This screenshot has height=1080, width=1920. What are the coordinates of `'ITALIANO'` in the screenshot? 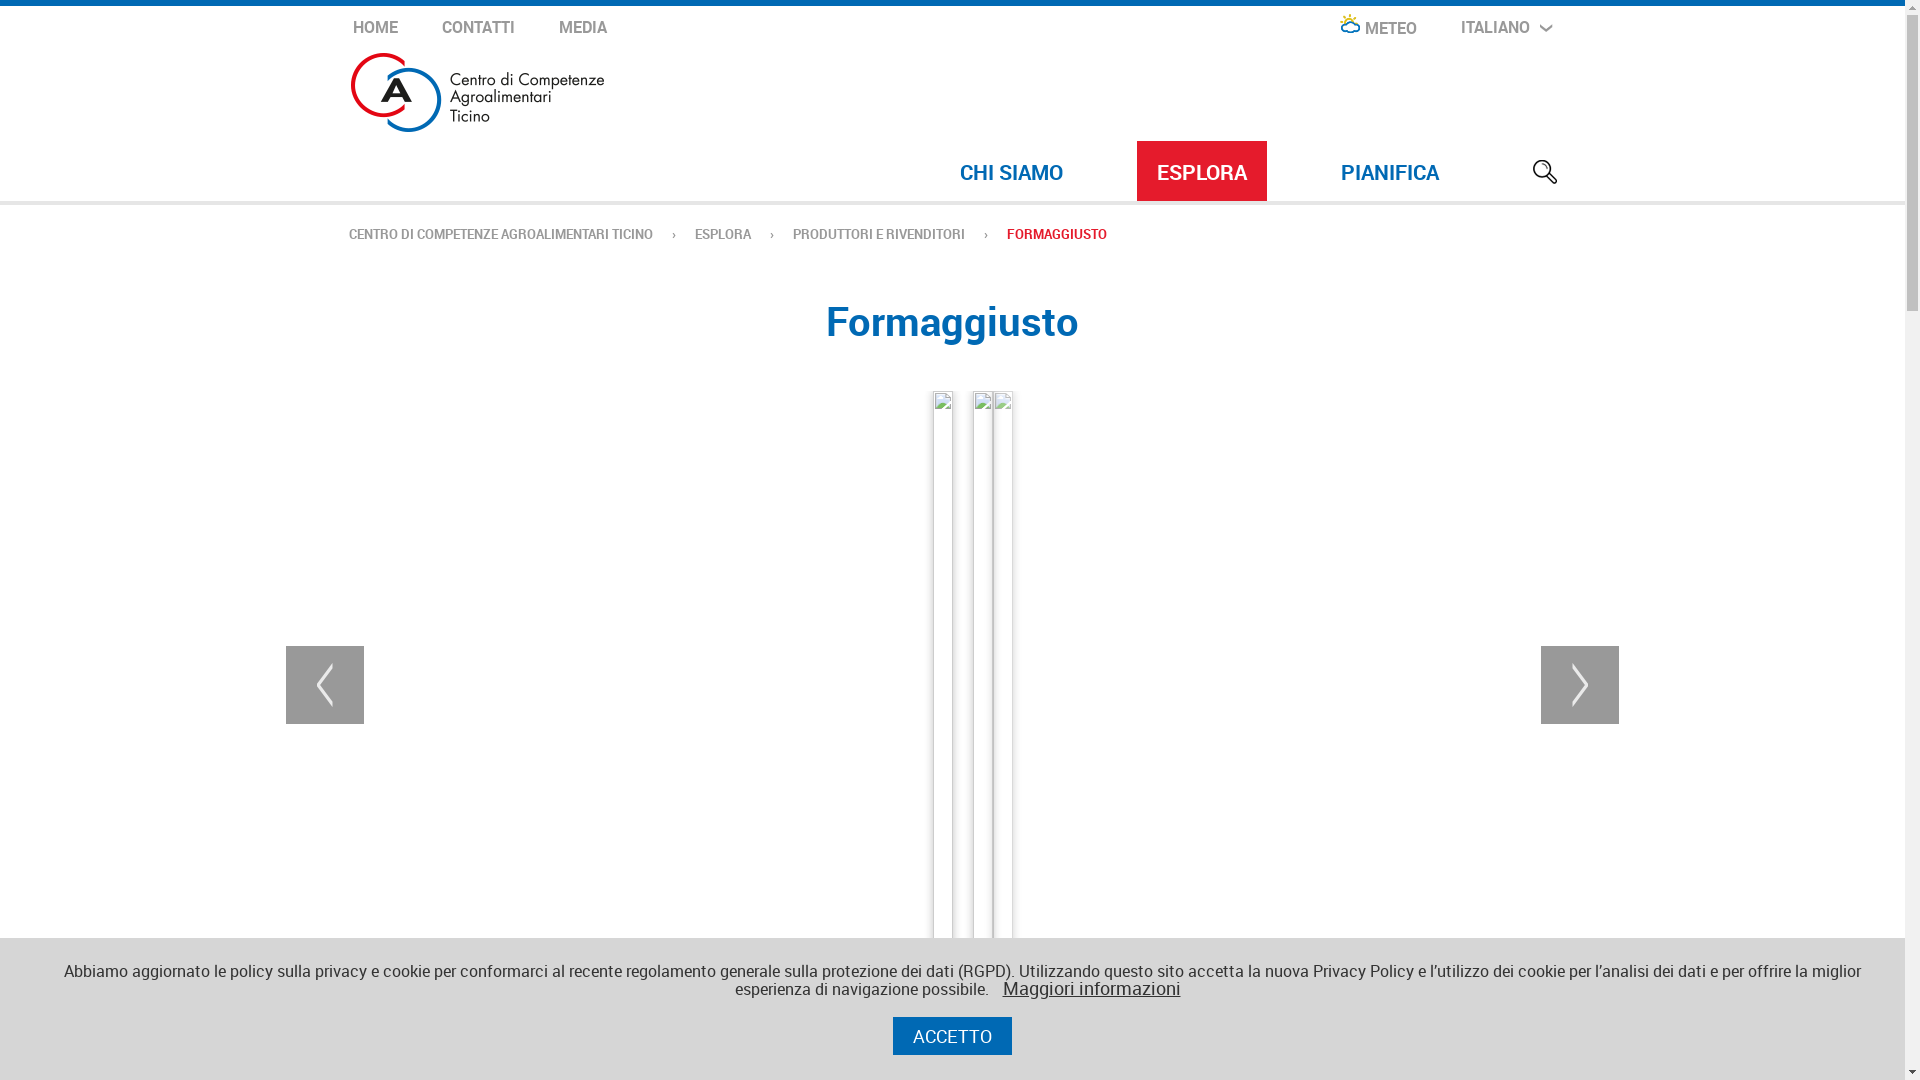 It's located at (1506, 27).